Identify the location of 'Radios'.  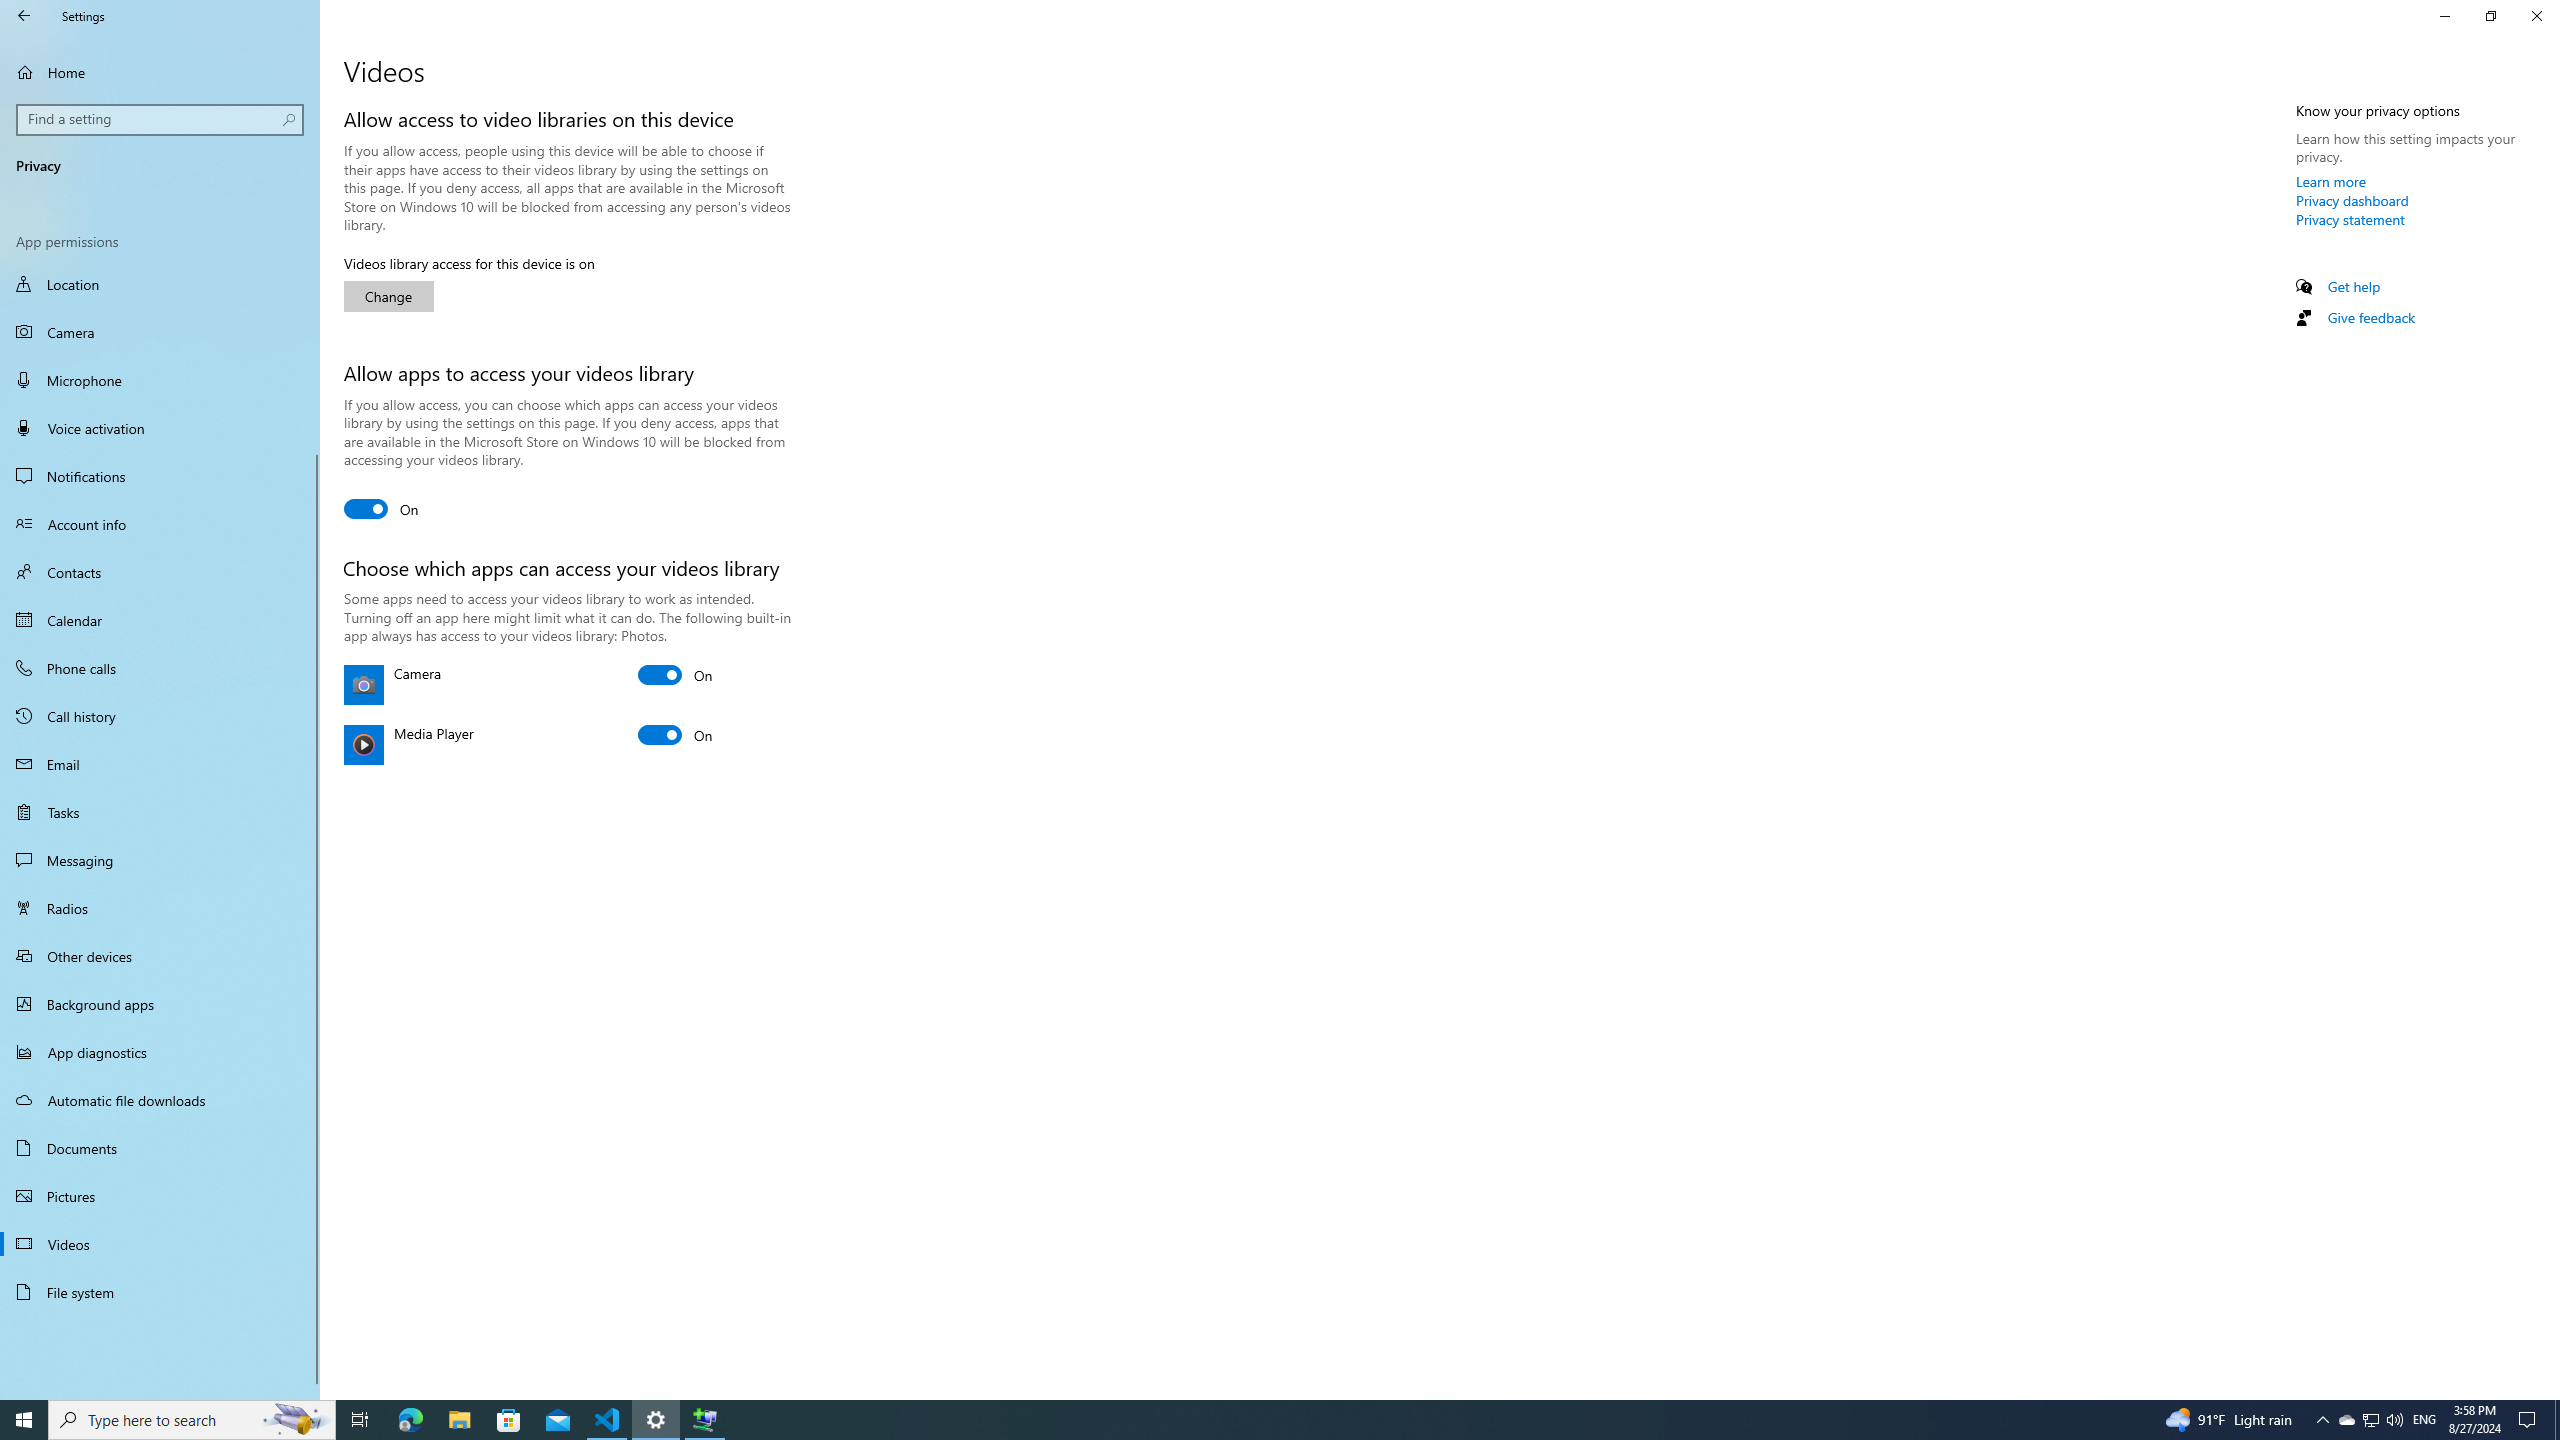
(159, 907).